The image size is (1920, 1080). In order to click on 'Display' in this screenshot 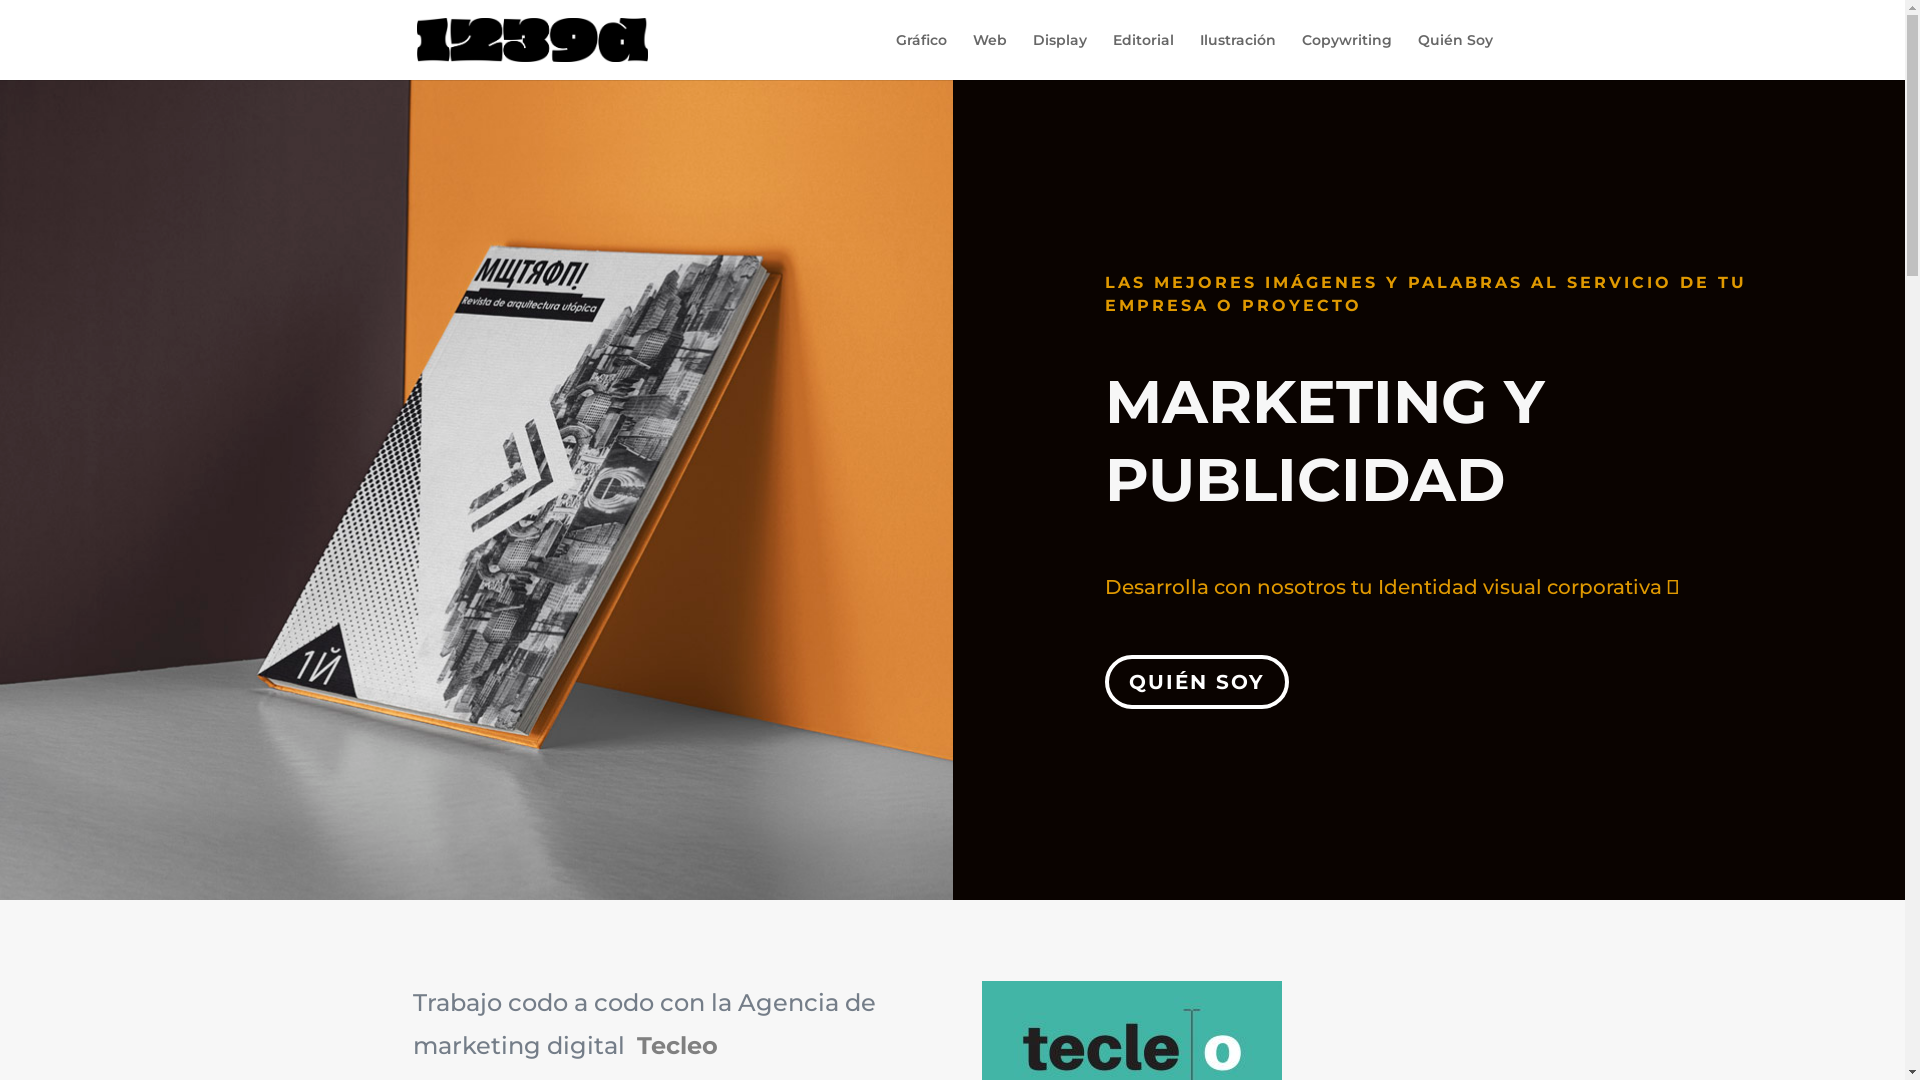, I will do `click(1032, 55)`.